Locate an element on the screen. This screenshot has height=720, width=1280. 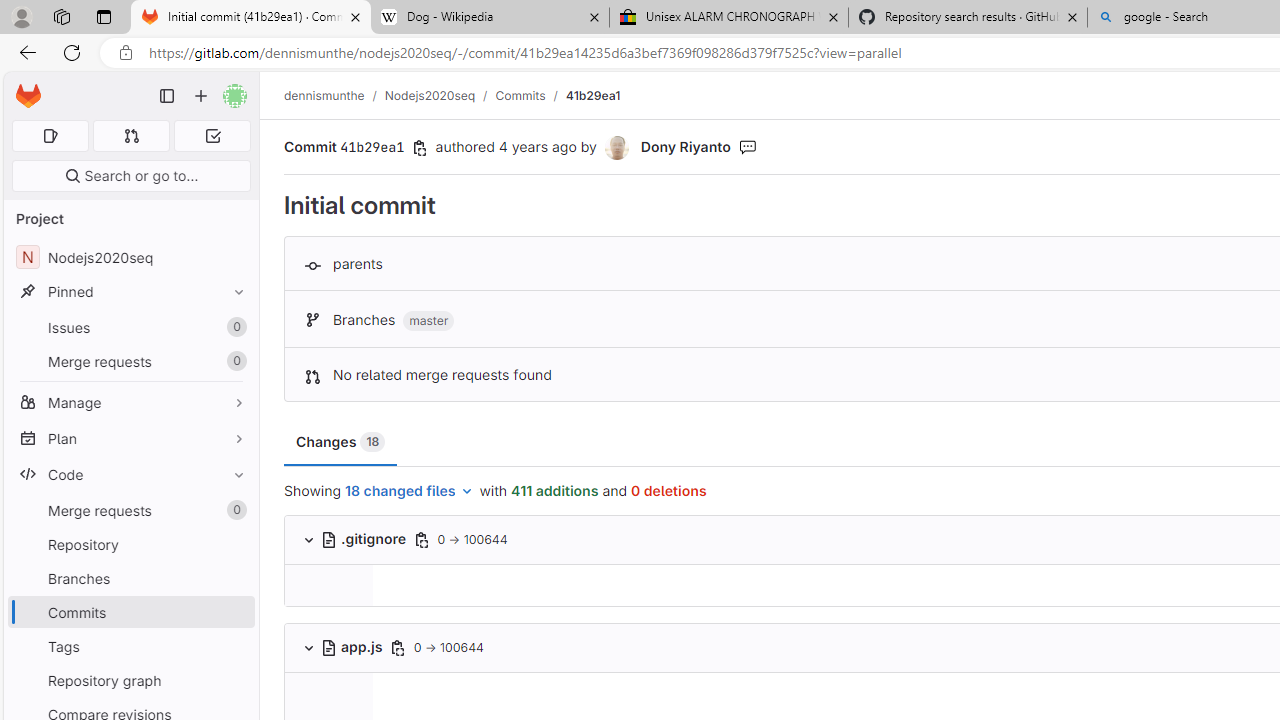
'.gitignore ' is located at coordinates (364, 538).